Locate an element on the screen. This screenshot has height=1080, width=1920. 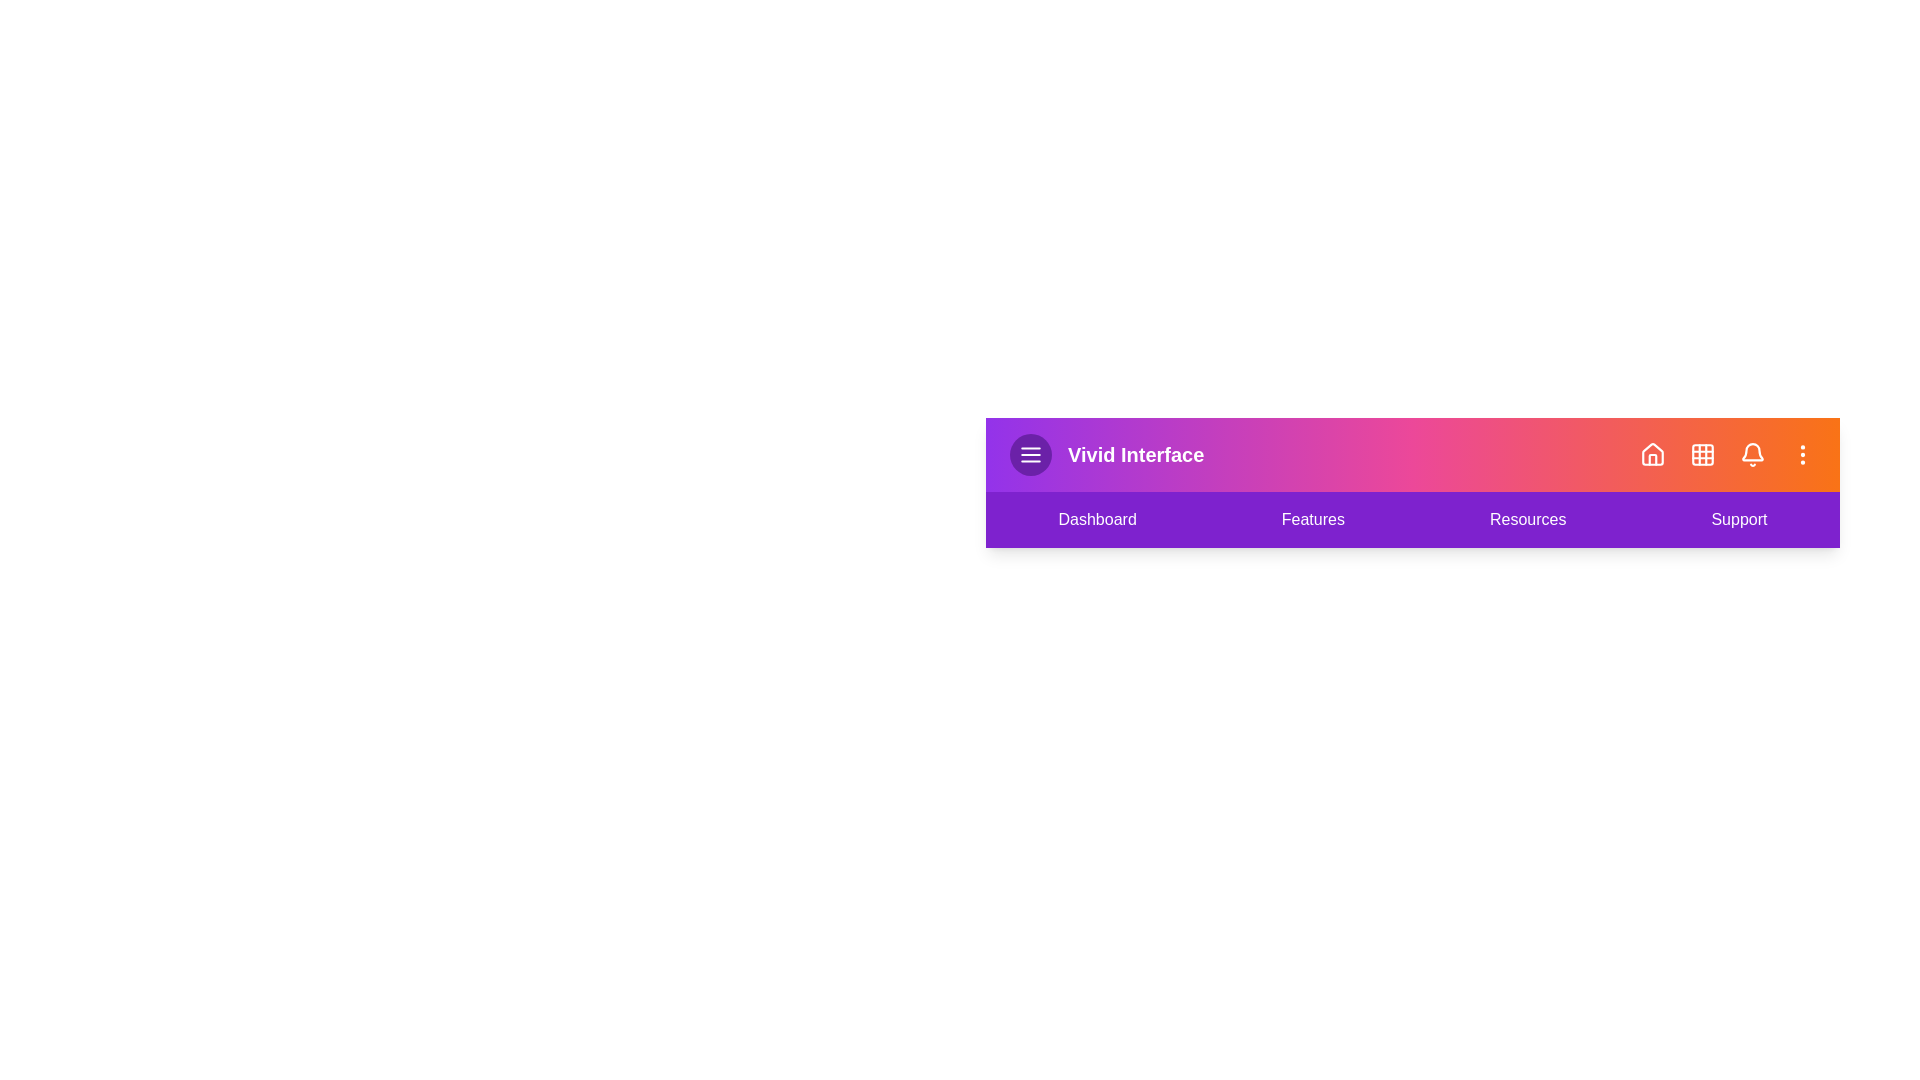
the Features navigation link is located at coordinates (1313, 519).